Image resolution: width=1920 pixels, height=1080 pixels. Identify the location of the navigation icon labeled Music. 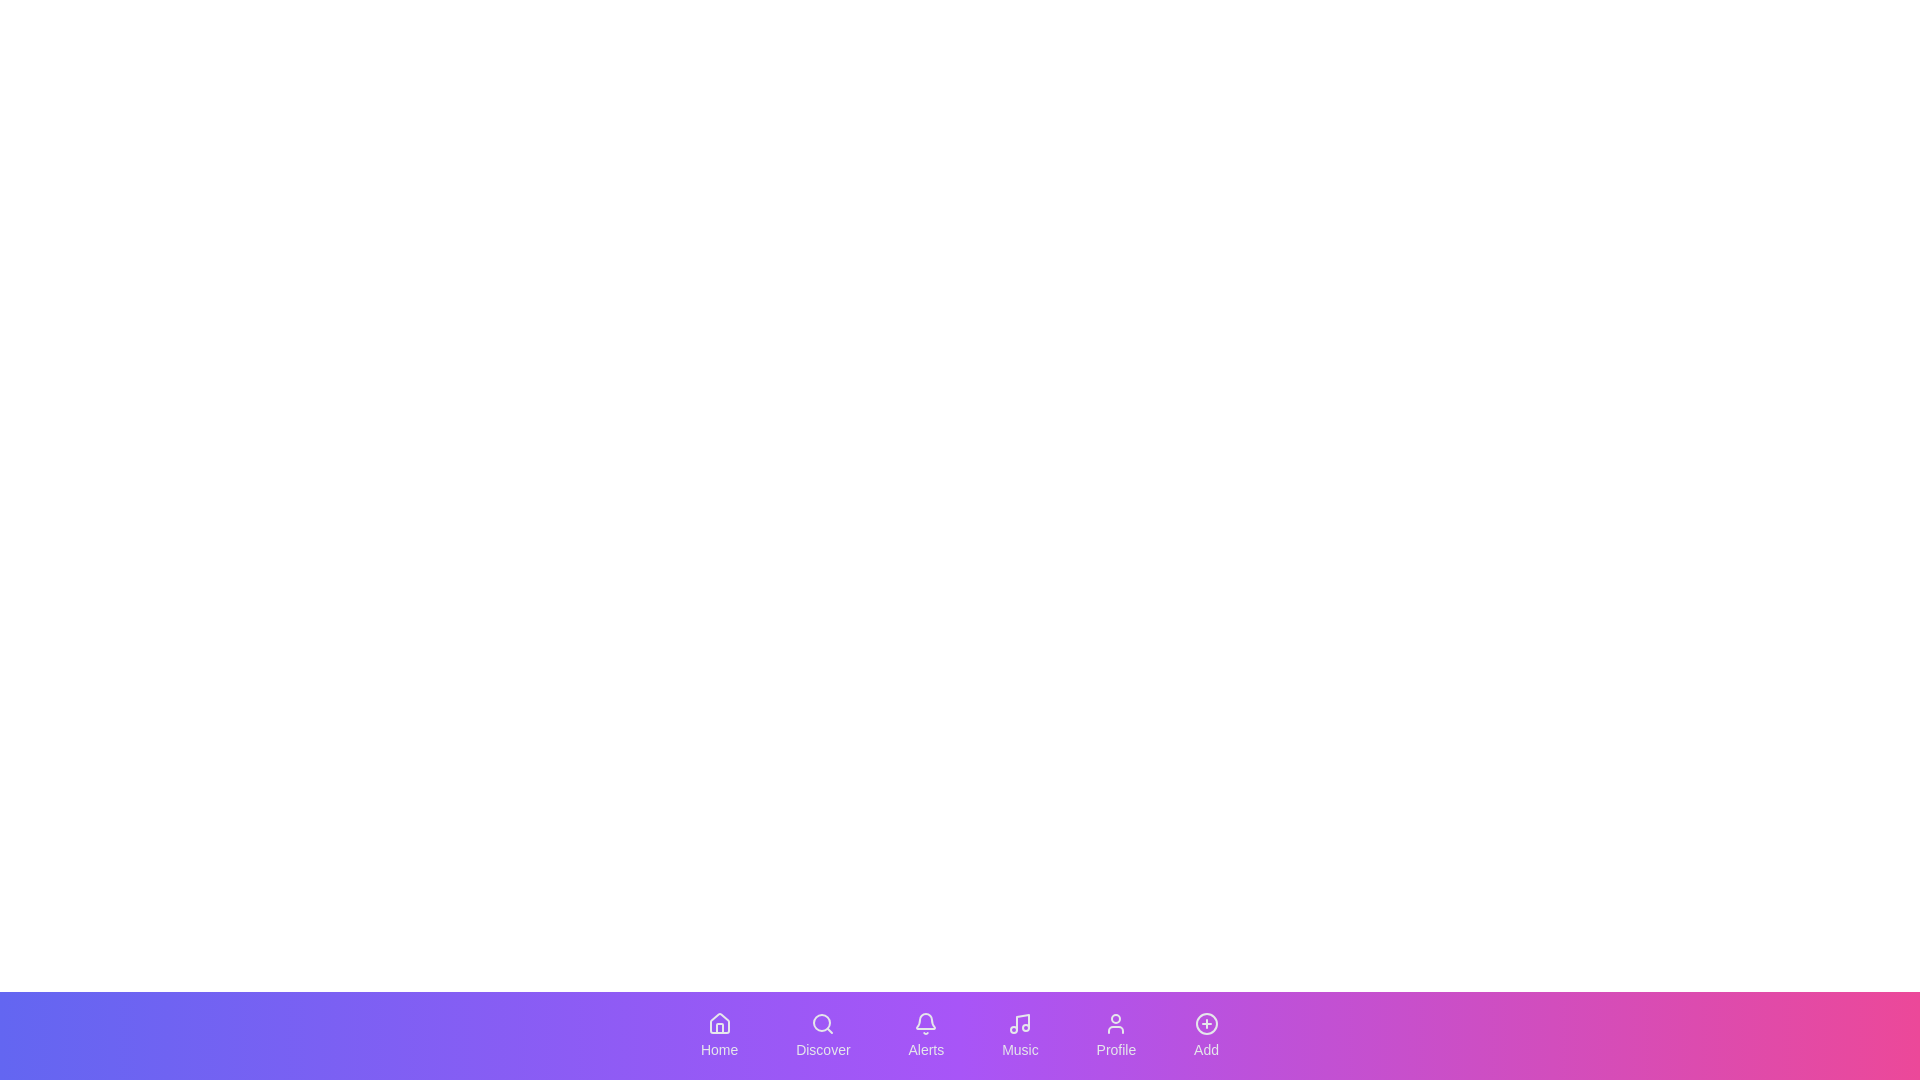
(1020, 1035).